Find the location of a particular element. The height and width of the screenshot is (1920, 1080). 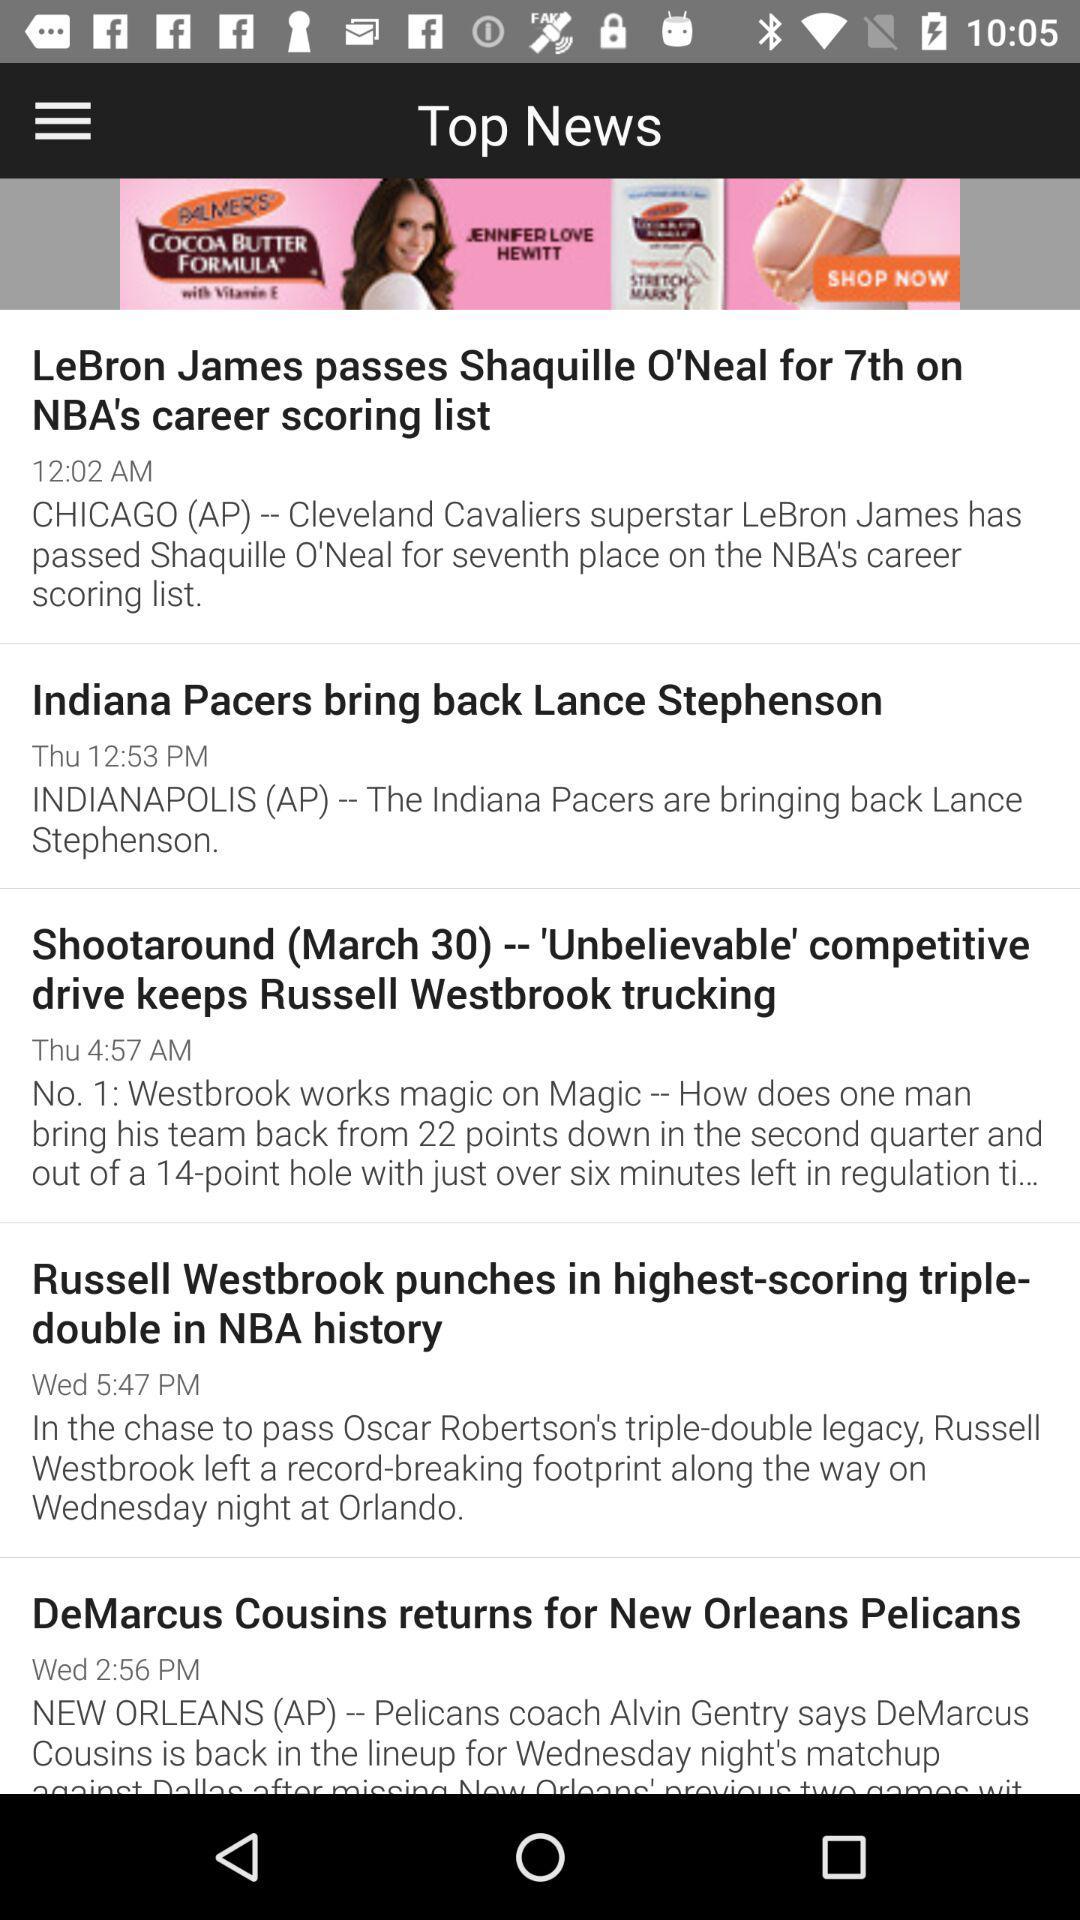

advertisement is located at coordinates (540, 243).